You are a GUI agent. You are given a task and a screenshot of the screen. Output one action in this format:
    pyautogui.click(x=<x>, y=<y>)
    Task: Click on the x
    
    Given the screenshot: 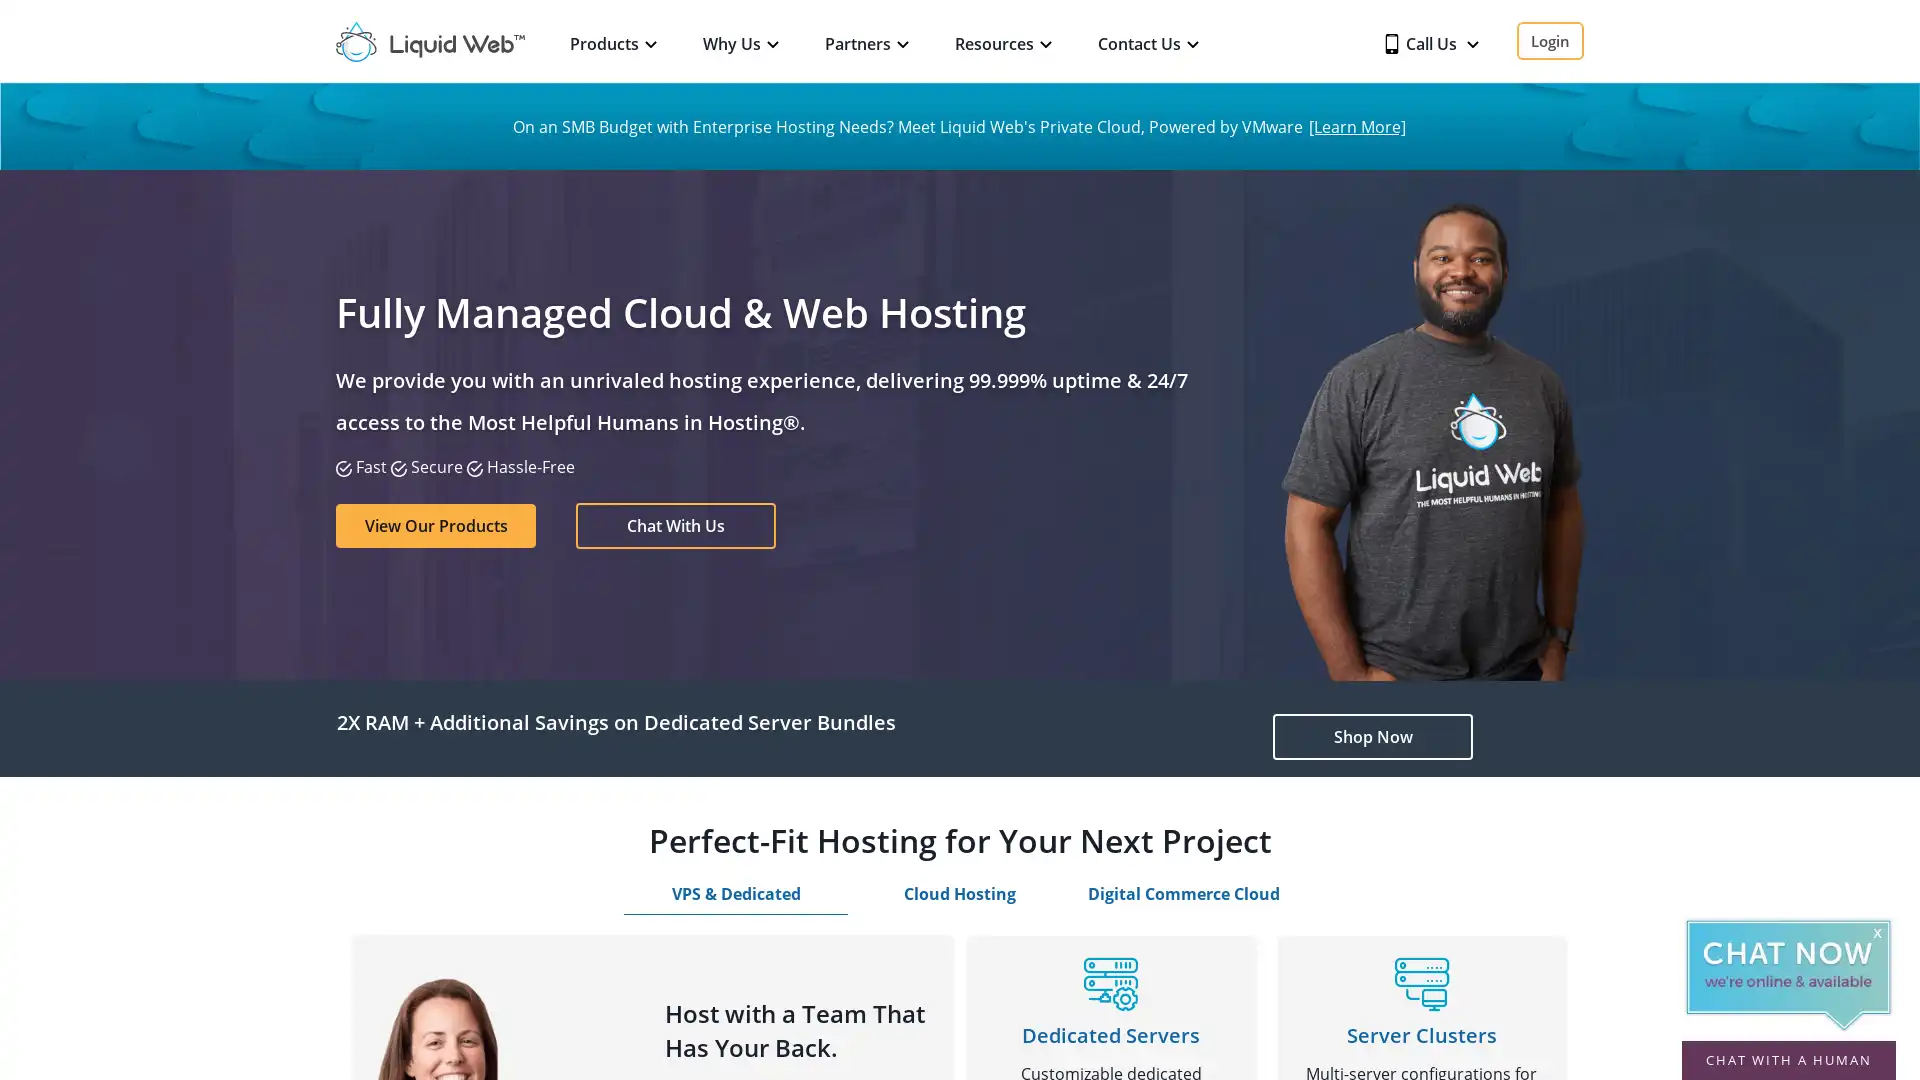 What is the action you would take?
    pyautogui.click(x=1876, y=932)
    